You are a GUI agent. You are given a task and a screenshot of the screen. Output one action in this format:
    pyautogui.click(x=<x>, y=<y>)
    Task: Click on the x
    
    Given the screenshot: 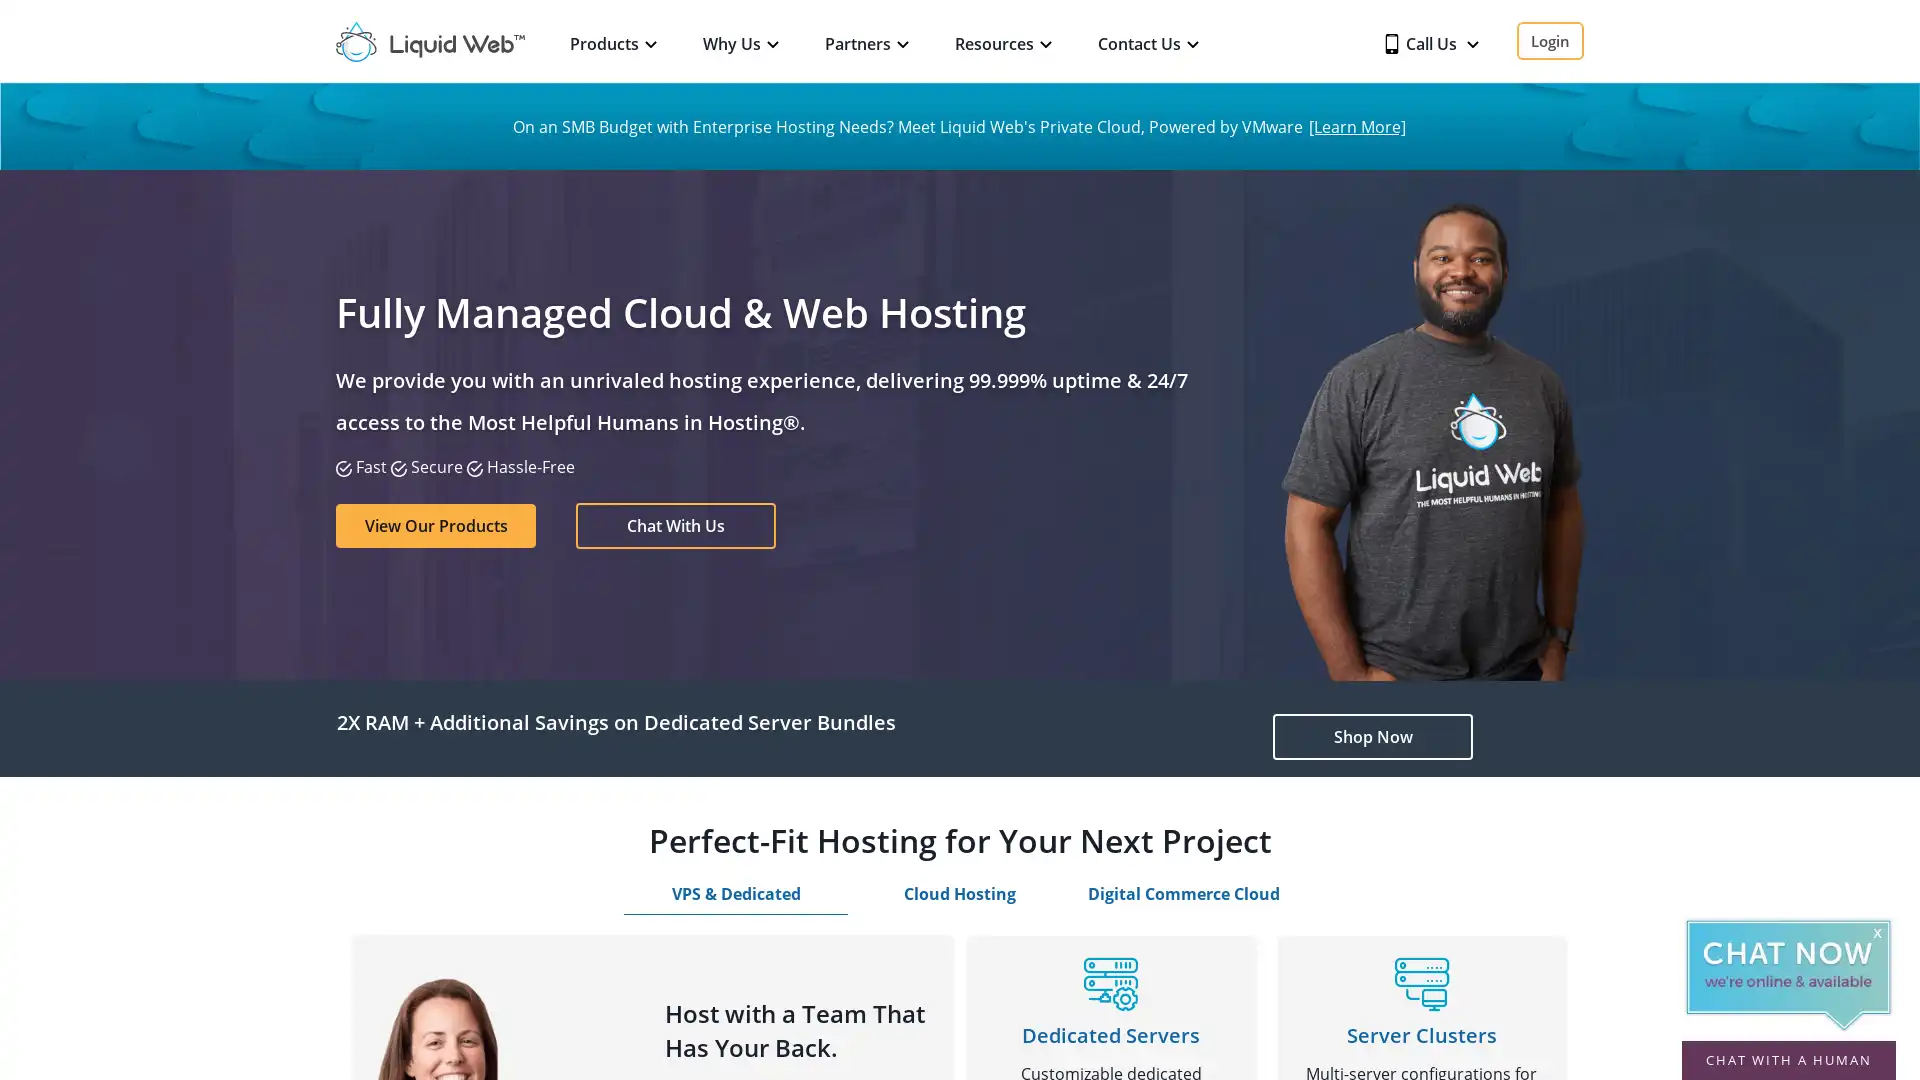 What is the action you would take?
    pyautogui.click(x=1876, y=932)
    